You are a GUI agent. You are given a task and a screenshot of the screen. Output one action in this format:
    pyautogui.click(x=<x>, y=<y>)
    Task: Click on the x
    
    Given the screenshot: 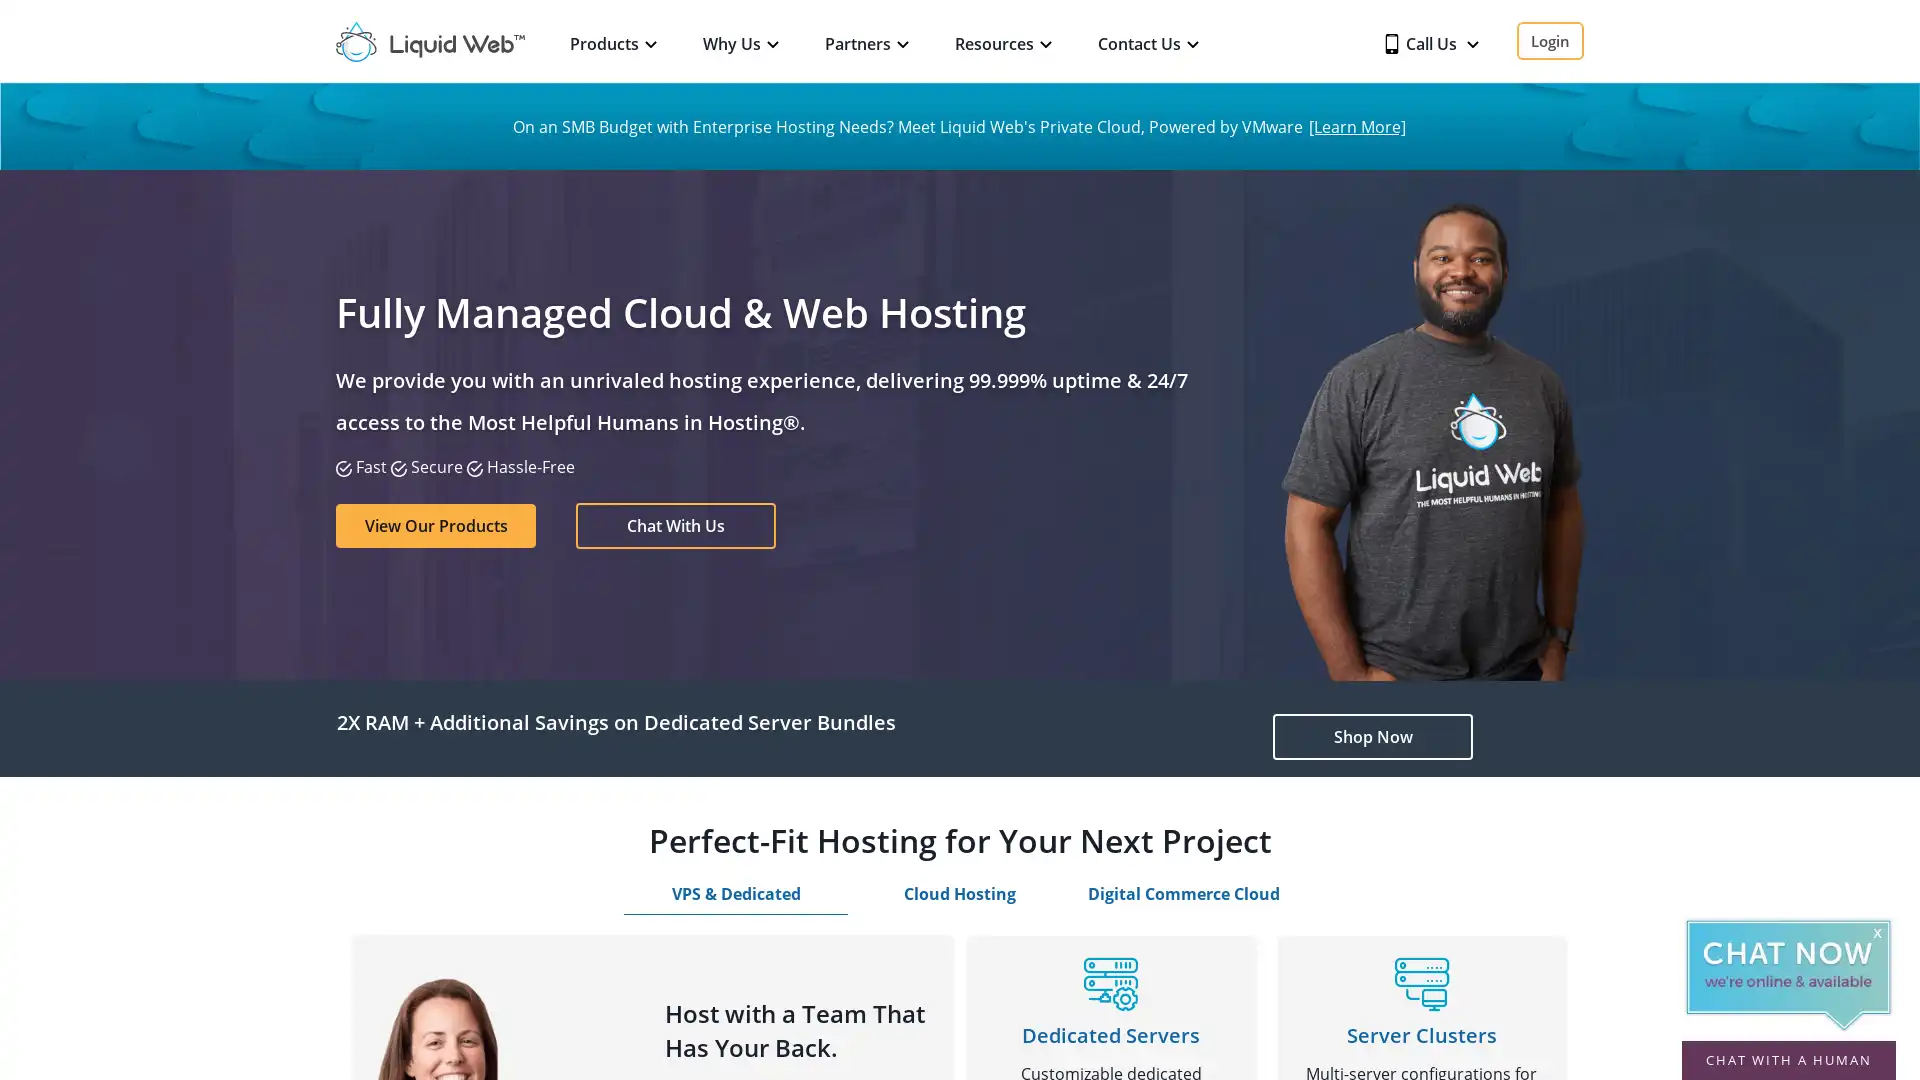 What is the action you would take?
    pyautogui.click(x=1876, y=932)
    